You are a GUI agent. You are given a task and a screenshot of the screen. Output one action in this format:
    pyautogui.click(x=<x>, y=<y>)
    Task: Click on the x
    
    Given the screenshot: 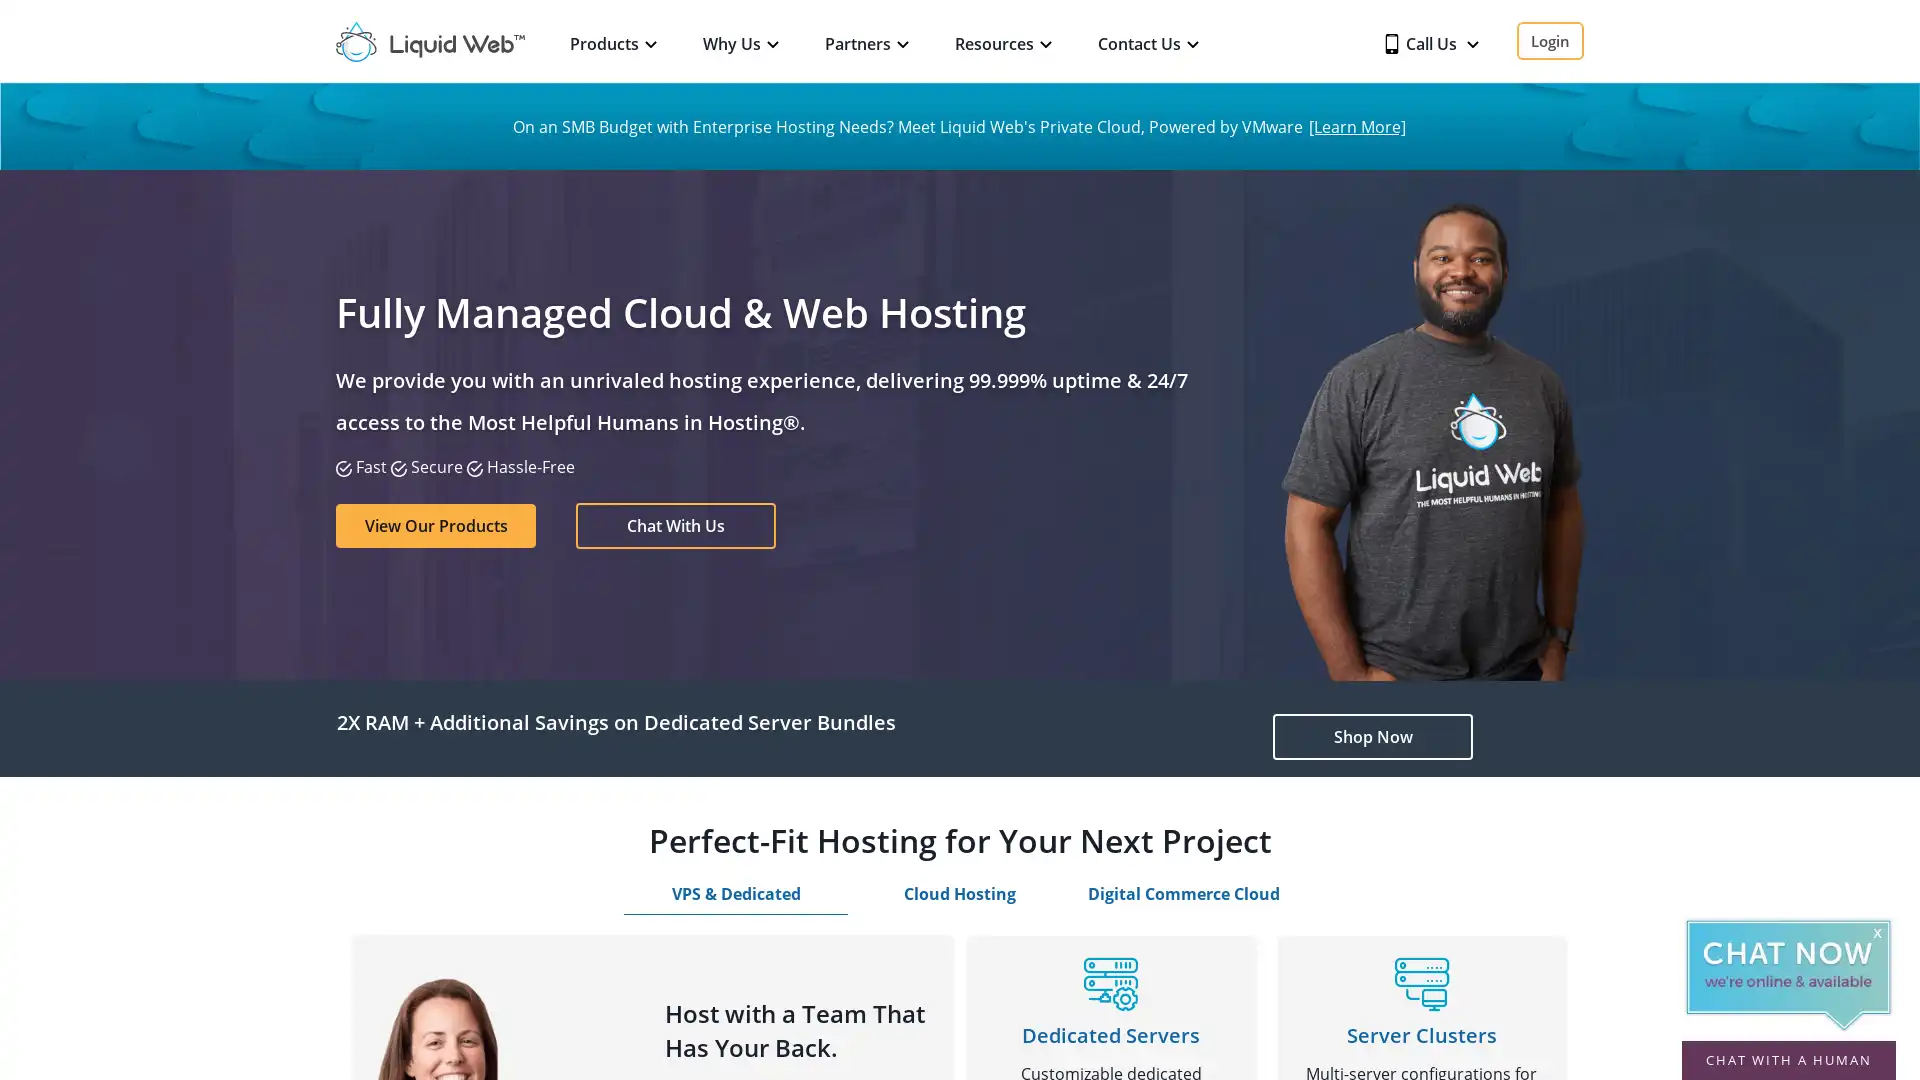 What is the action you would take?
    pyautogui.click(x=1876, y=932)
    